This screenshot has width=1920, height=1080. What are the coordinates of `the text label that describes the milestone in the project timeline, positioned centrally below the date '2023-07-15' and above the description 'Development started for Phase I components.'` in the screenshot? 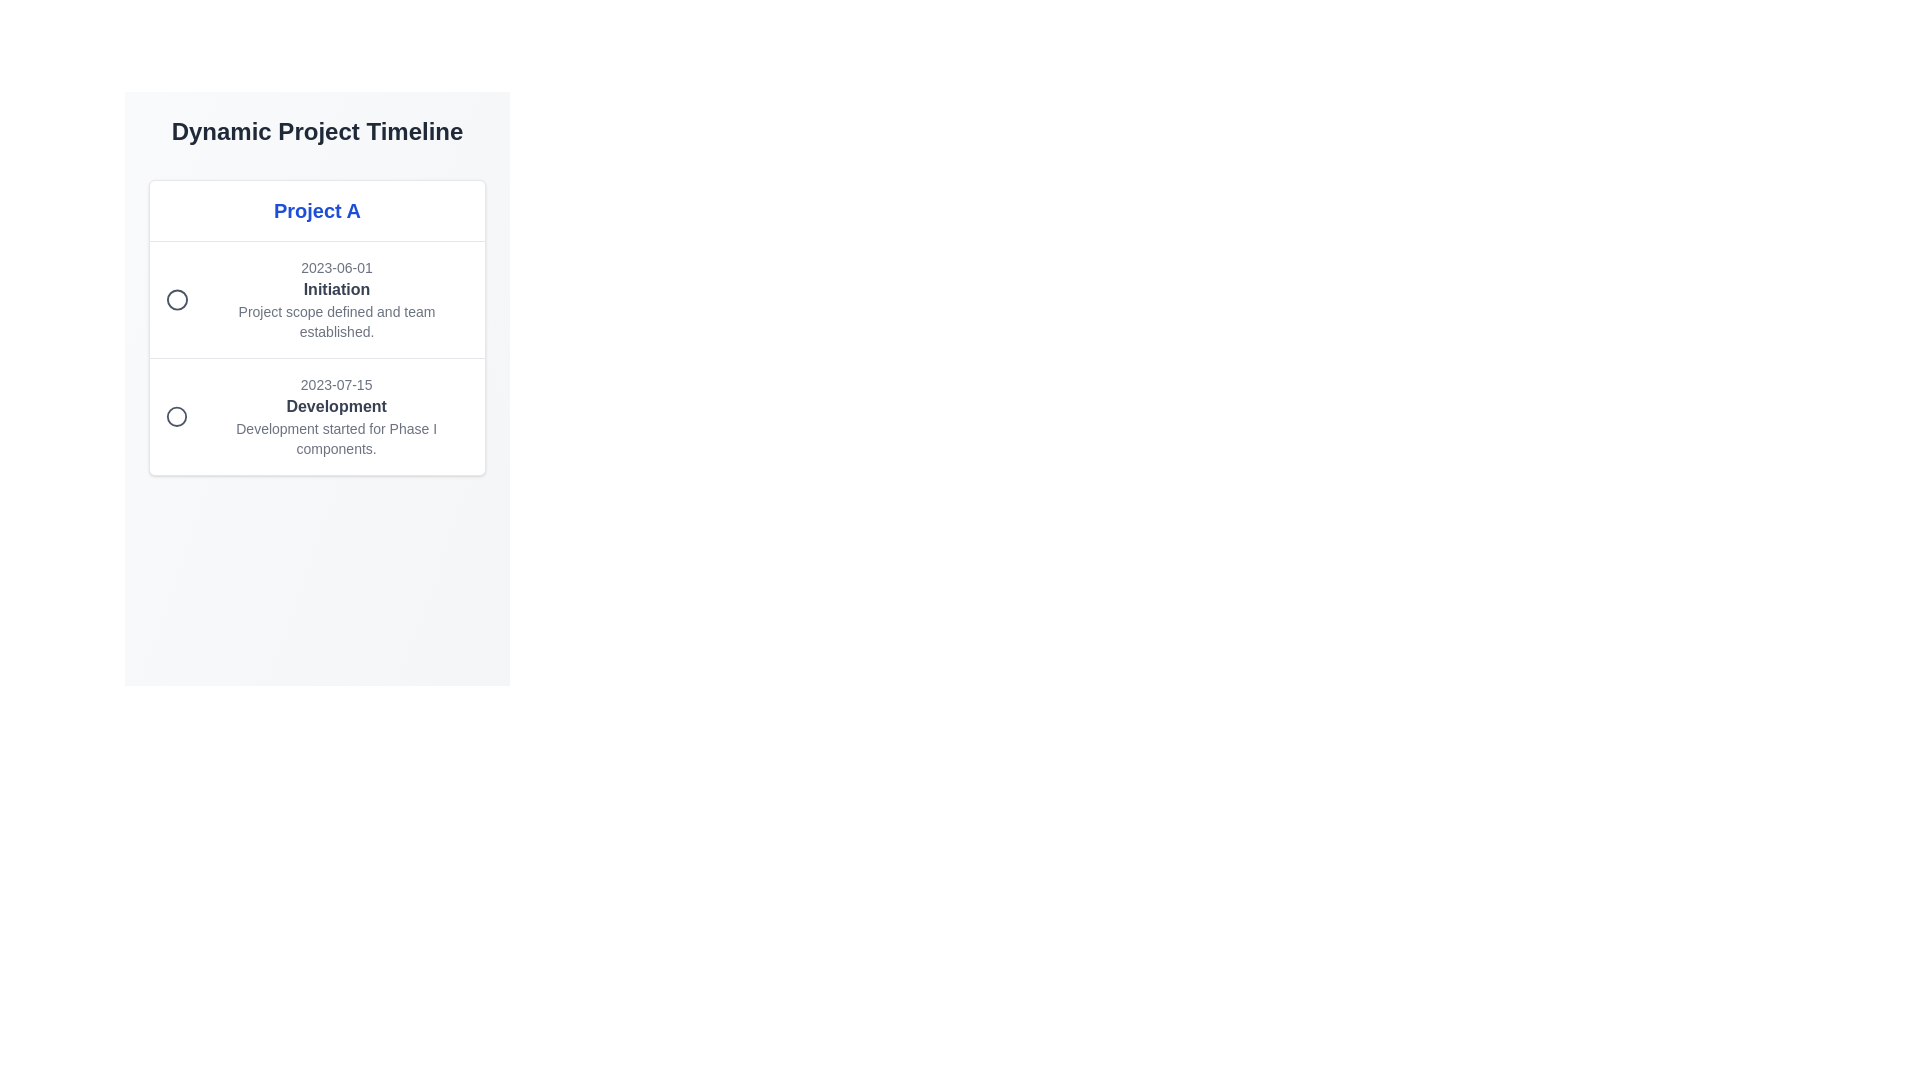 It's located at (336, 406).